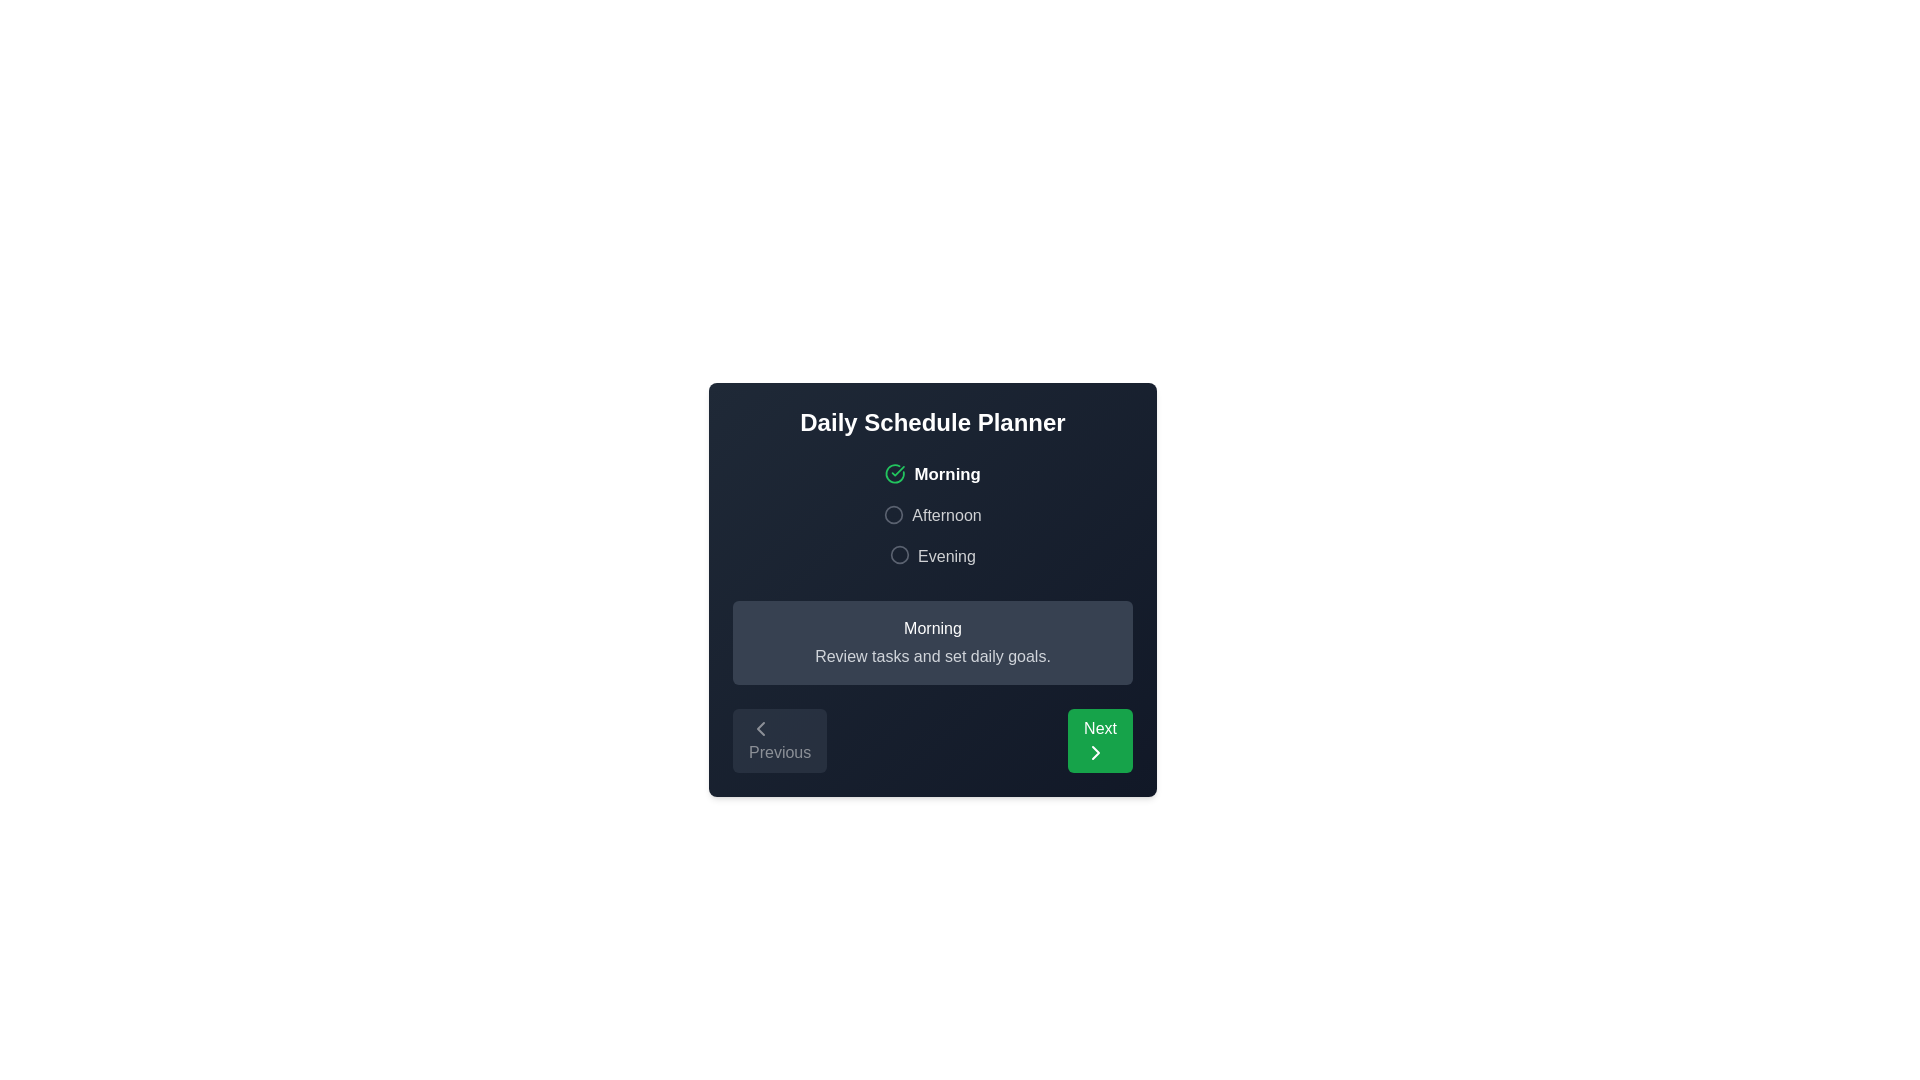 The width and height of the screenshot is (1920, 1080). What do you see at coordinates (893, 513) in the screenshot?
I see `the circular radio button associated with the 'Afternoon' option in the 'Daily Schedule Planner' interface` at bounding box center [893, 513].